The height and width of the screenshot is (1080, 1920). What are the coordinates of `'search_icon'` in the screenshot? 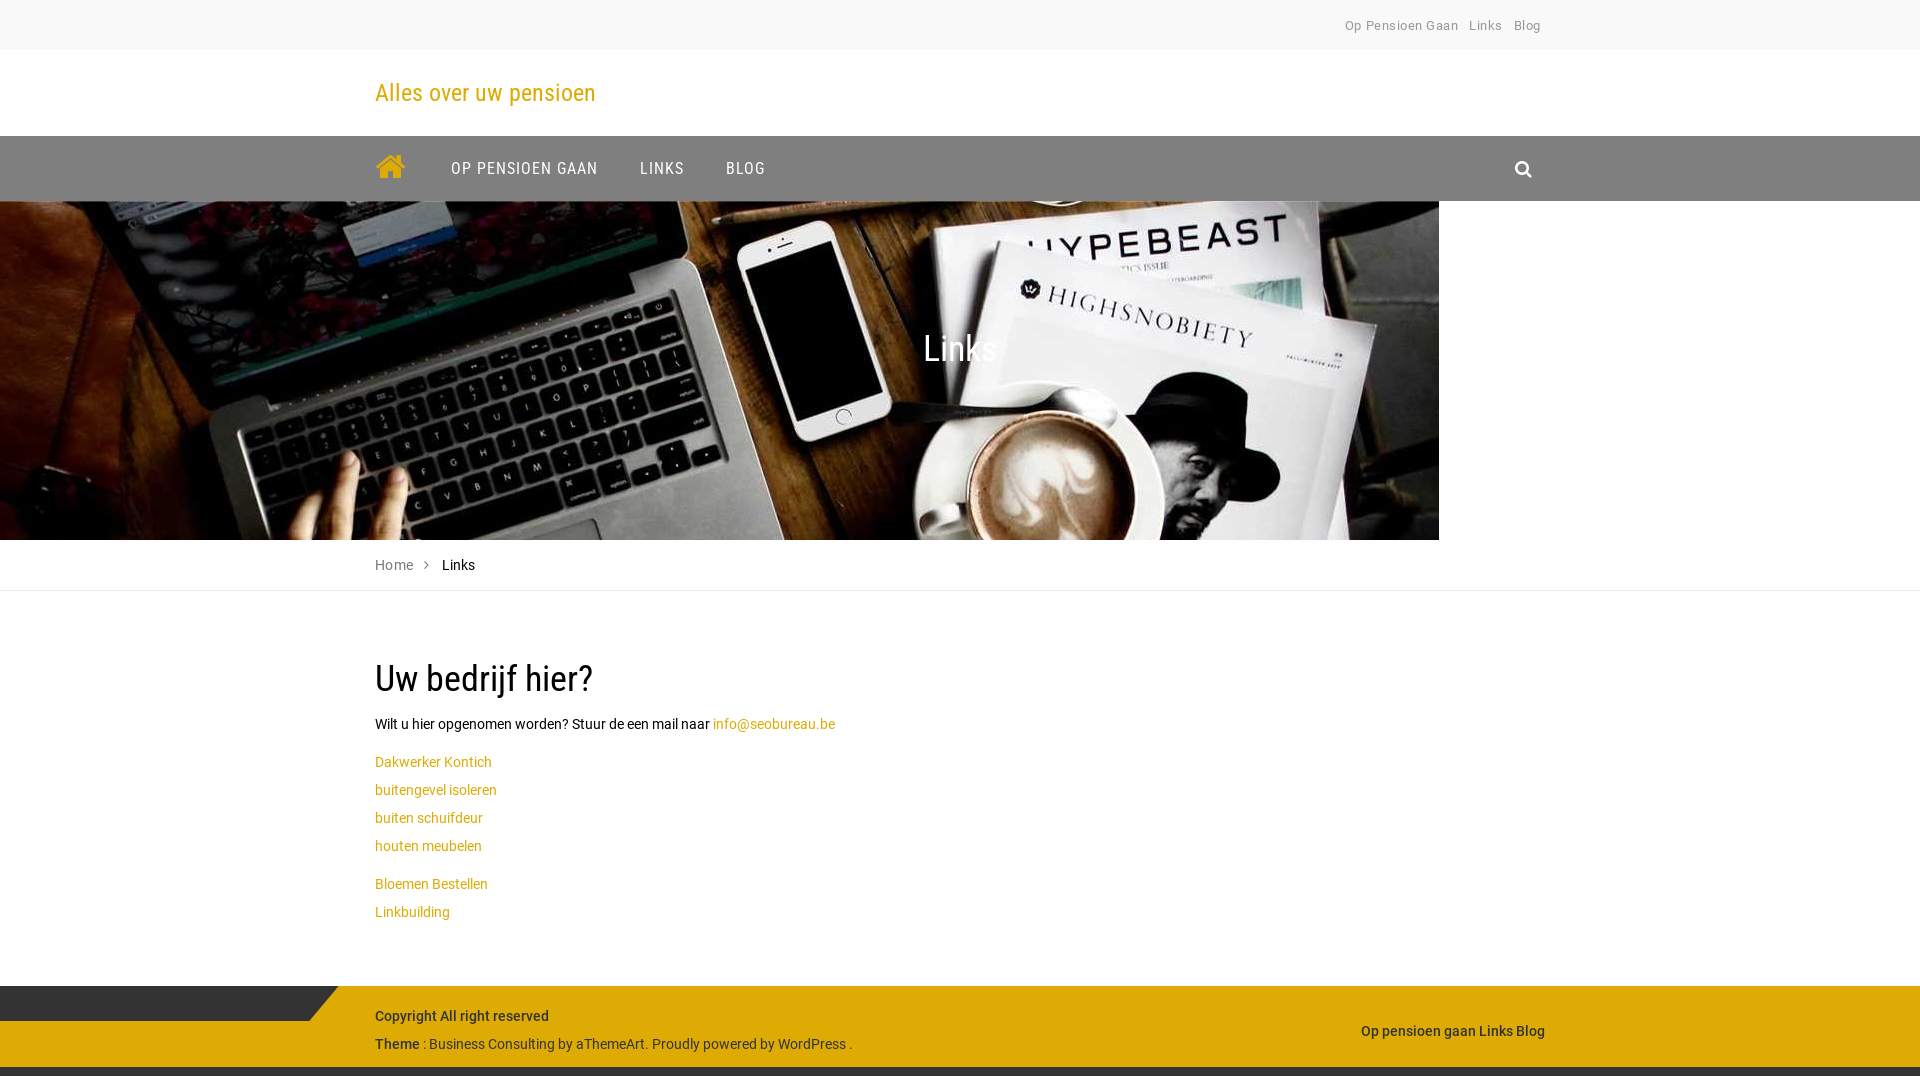 It's located at (1522, 167).